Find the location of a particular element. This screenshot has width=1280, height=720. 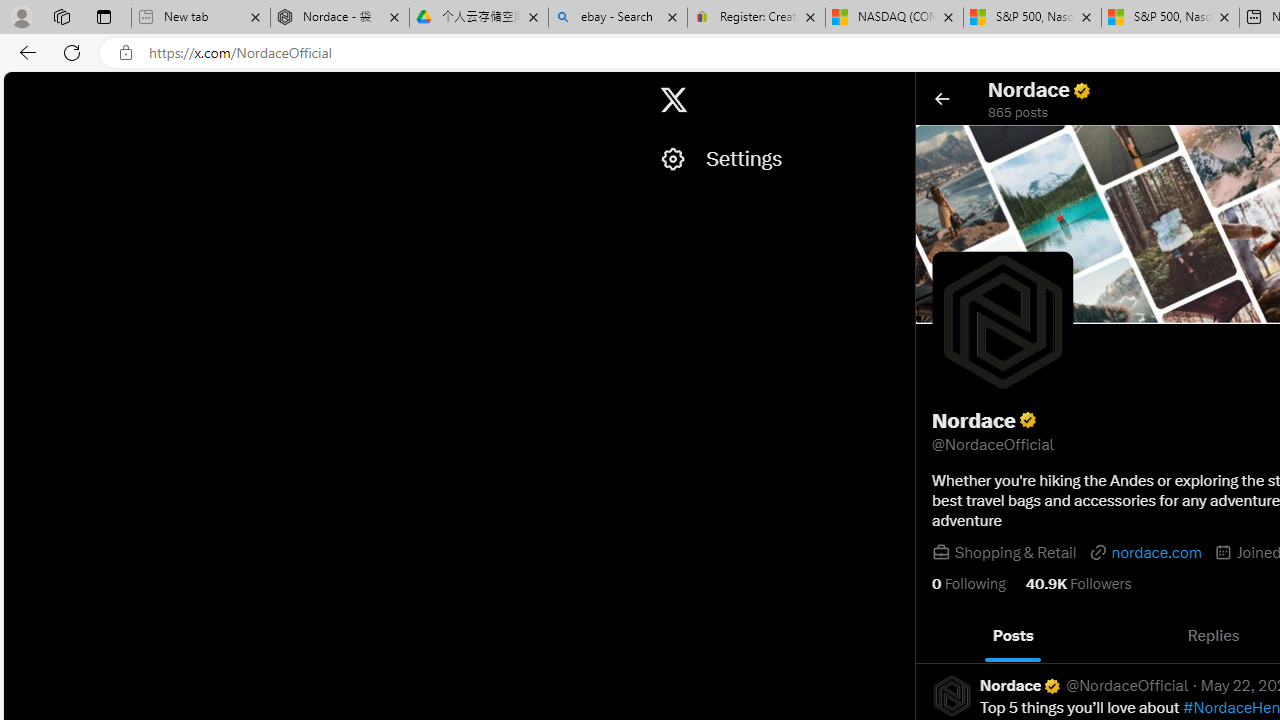

'Square profile picture and Opens profile photo' is located at coordinates (1003, 321).